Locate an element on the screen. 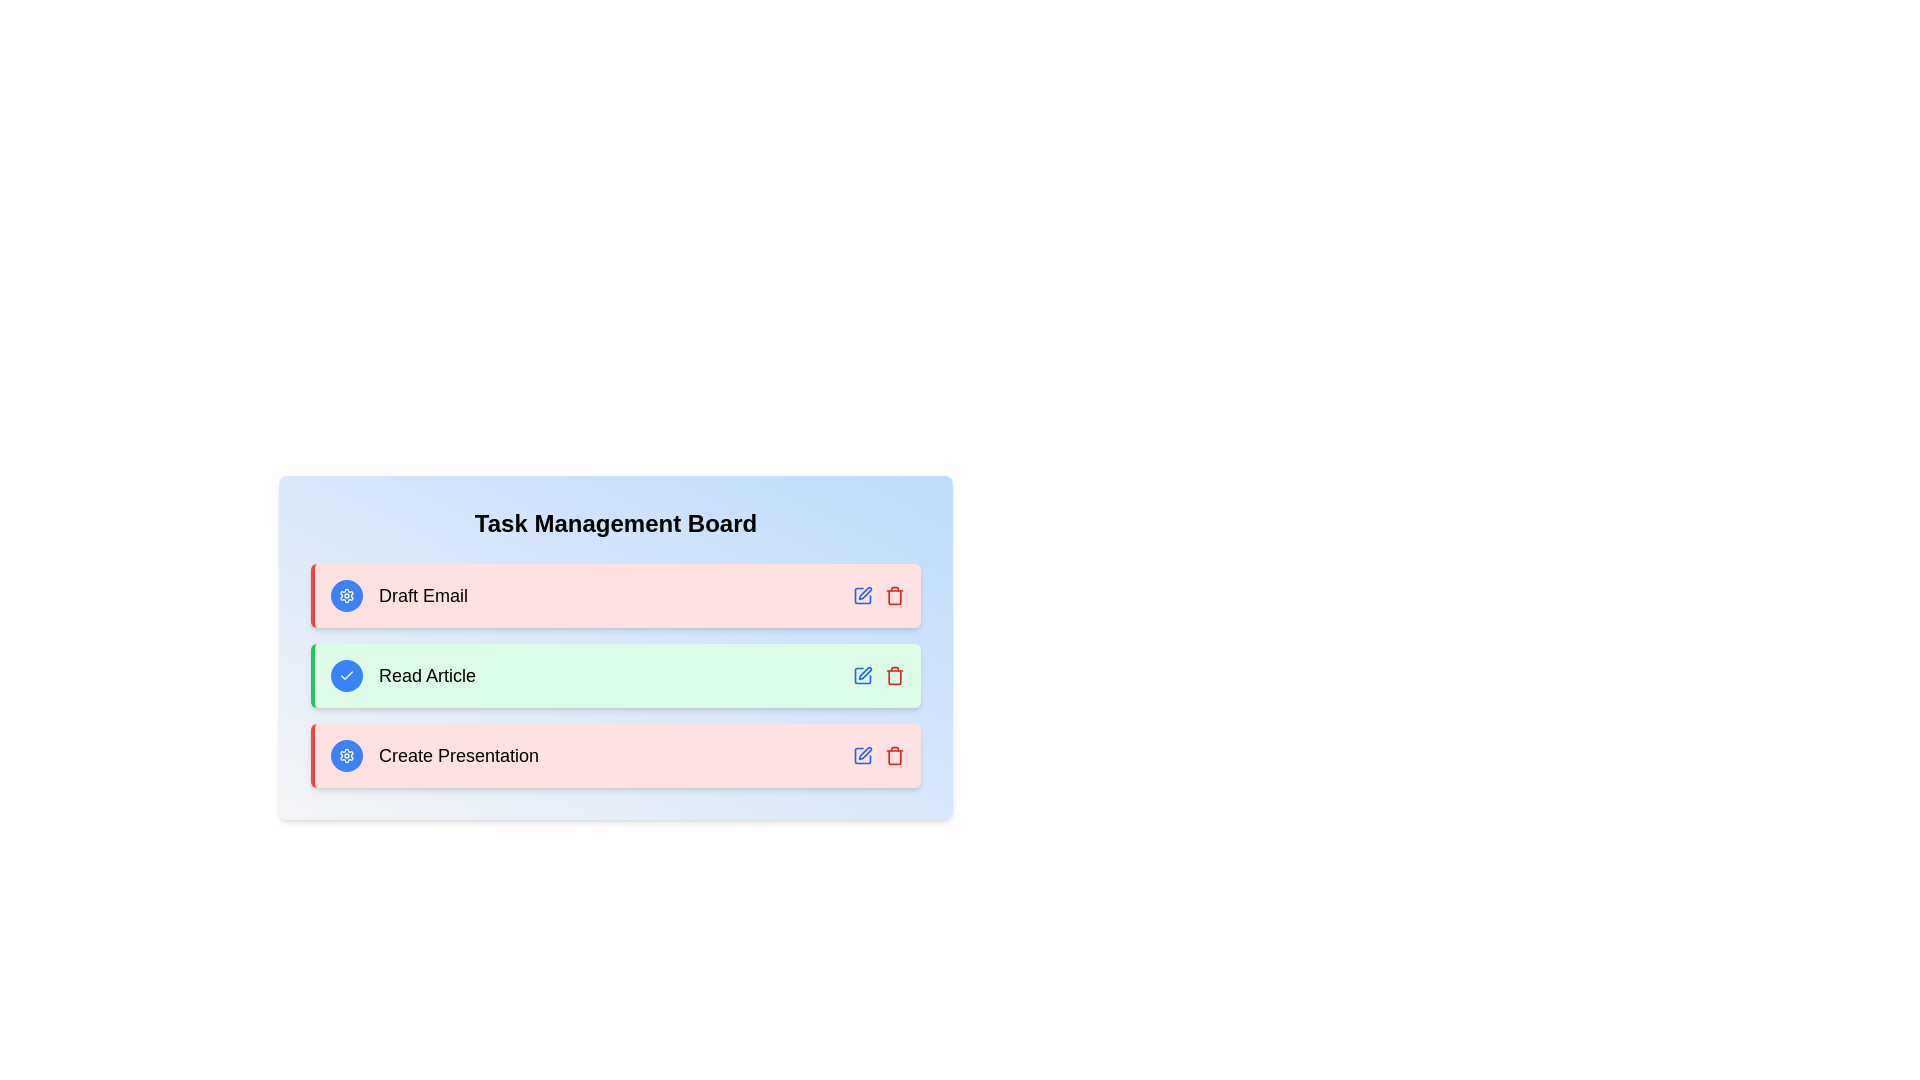 This screenshot has width=1920, height=1080. the edit button for the task 'Draft Email' is located at coordinates (863, 595).